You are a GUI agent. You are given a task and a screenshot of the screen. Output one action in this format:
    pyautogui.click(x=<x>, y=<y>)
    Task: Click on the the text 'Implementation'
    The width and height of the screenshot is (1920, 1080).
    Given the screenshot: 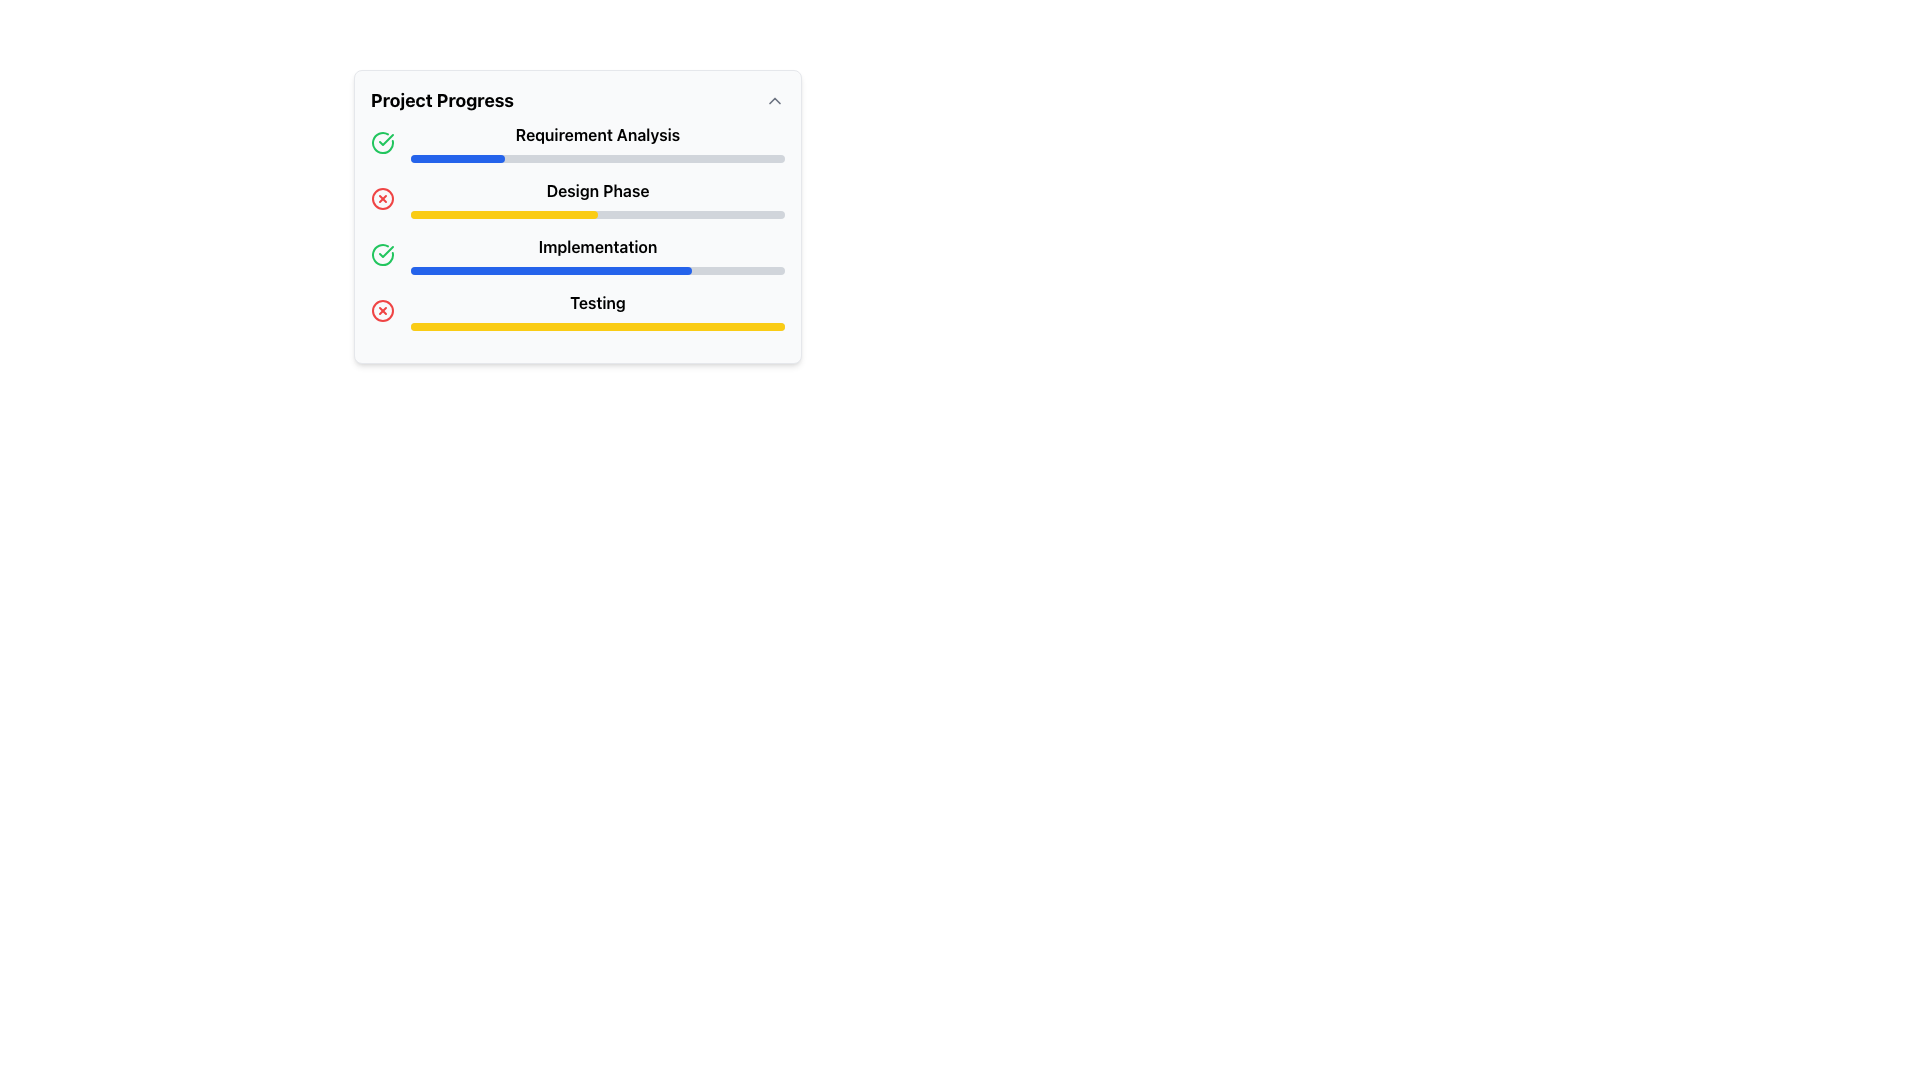 What is the action you would take?
    pyautogui.click(x=576, y=253)
    